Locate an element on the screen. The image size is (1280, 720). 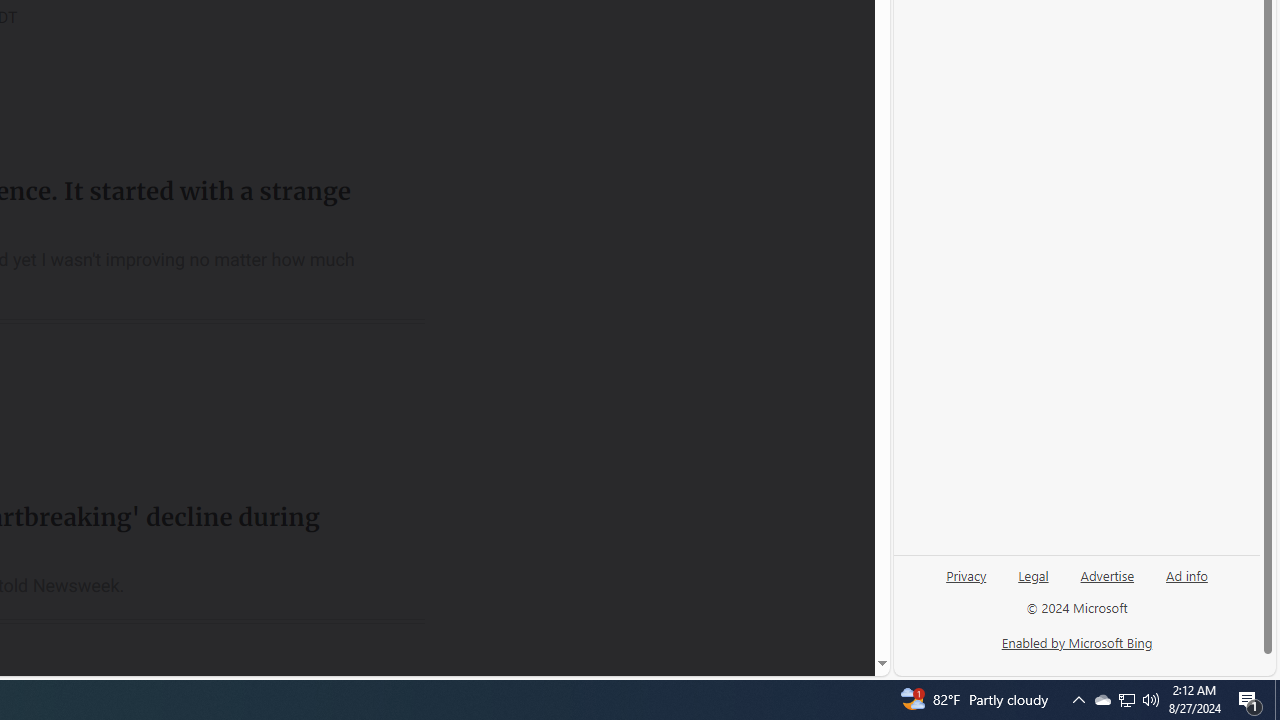
'Legal' is located at coordinates (1033, 583).